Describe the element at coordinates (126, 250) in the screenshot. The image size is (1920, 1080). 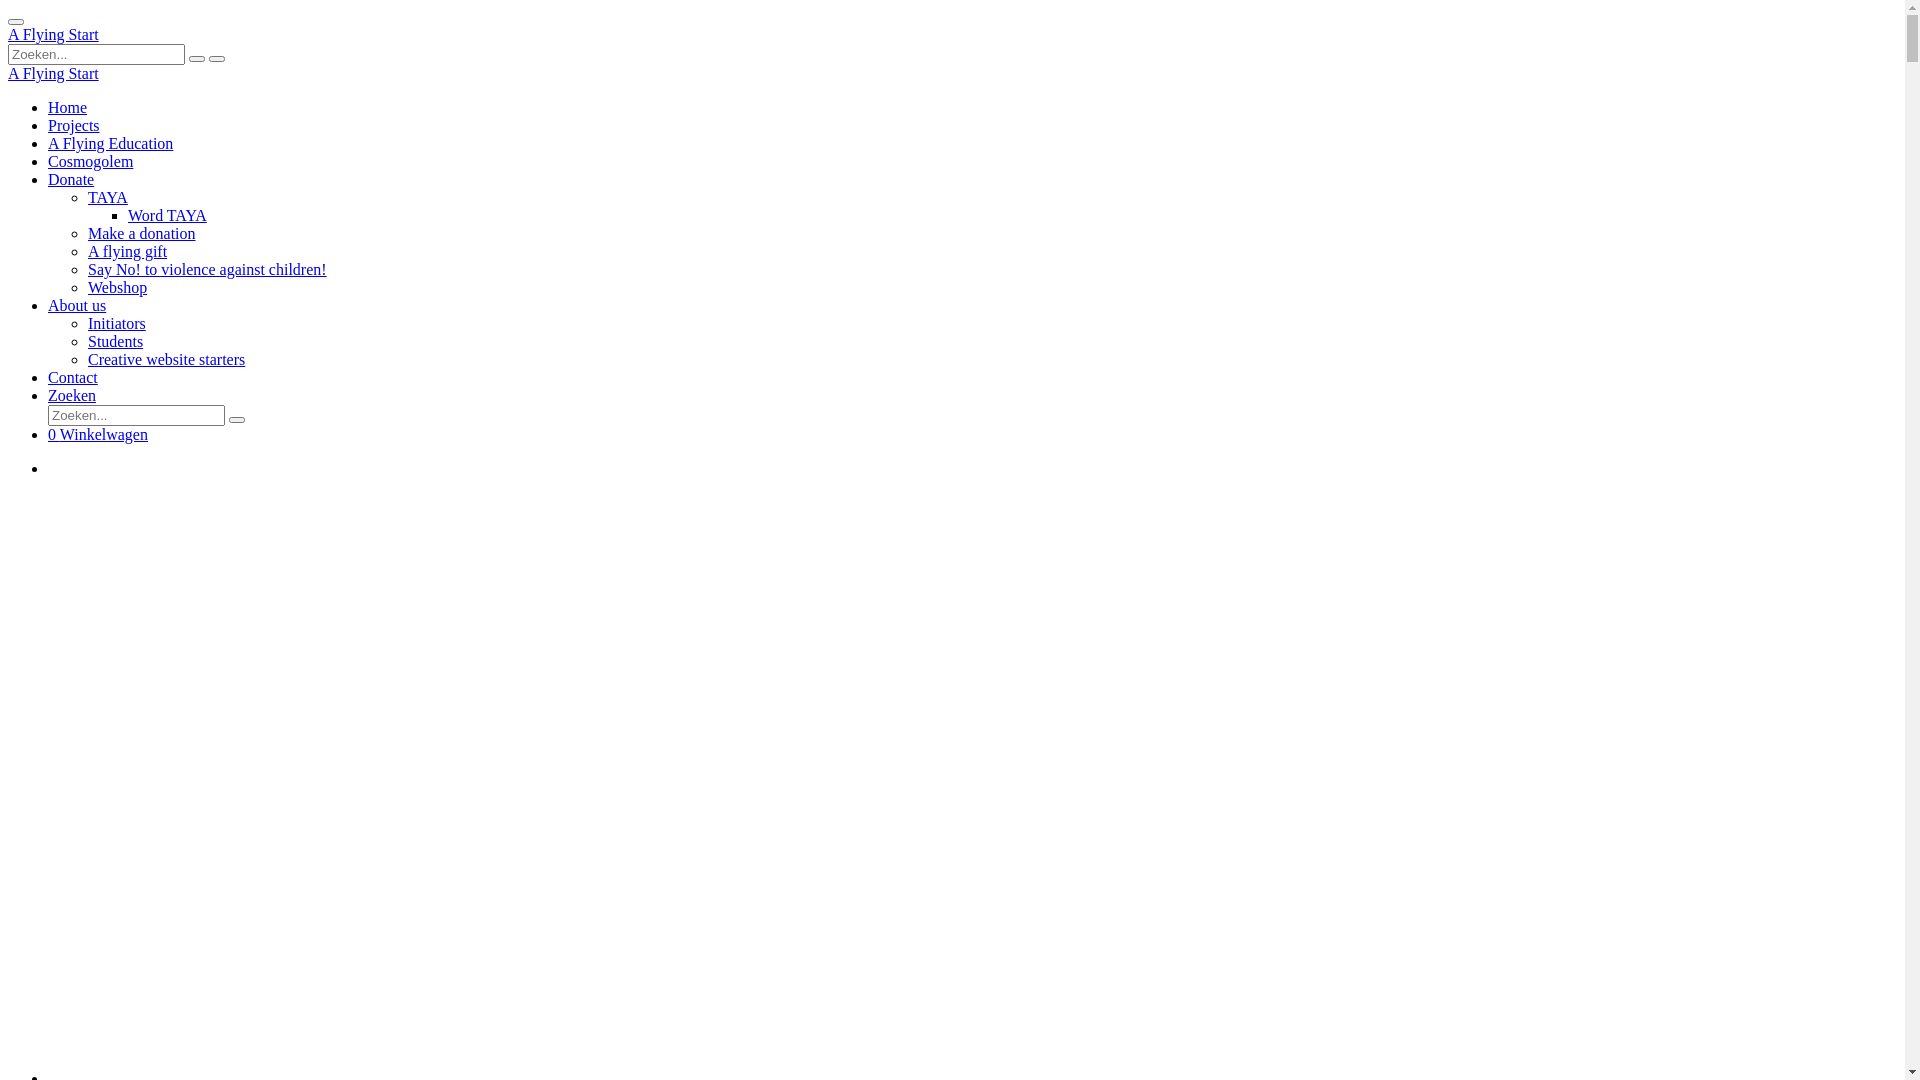
I see `'A flying gift'` at that location.